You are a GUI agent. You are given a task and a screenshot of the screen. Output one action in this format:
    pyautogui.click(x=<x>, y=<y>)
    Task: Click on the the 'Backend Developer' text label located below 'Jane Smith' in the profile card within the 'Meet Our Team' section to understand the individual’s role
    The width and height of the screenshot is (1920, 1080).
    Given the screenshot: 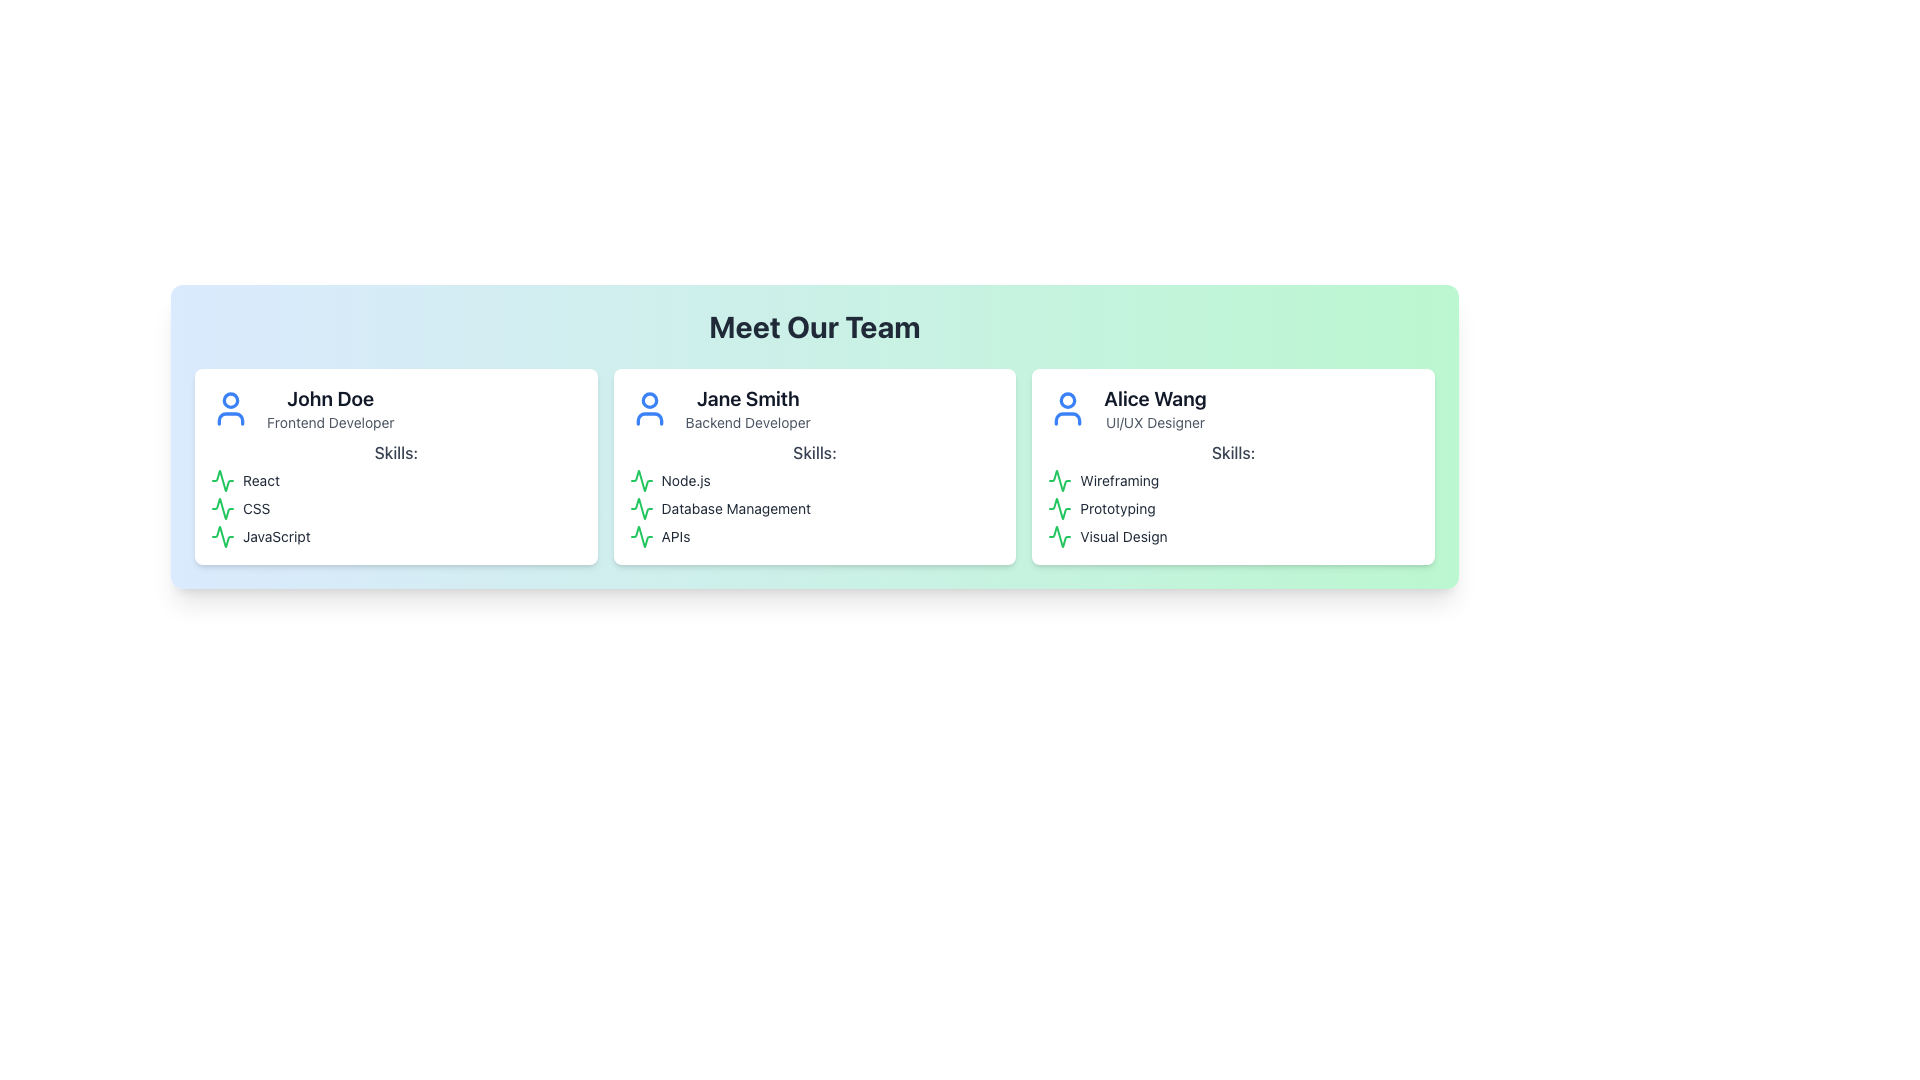 What is the action you would take?
    pyautogui.click(x=747, y=422)
    